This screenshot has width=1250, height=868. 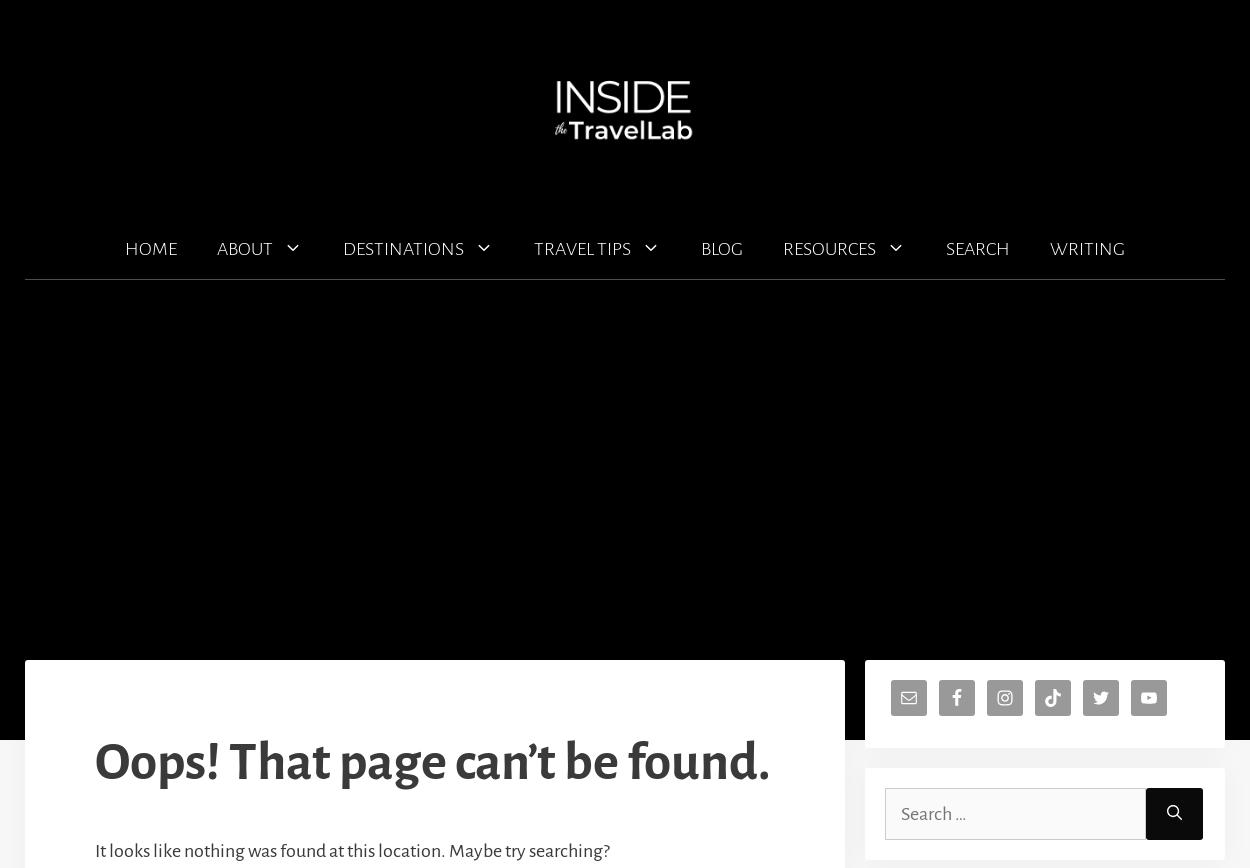 What do you see at coordinates (94, 762) in the screenshot?
I see `'Oops! That page can’t be found.'` at bounding box center [94, 762].